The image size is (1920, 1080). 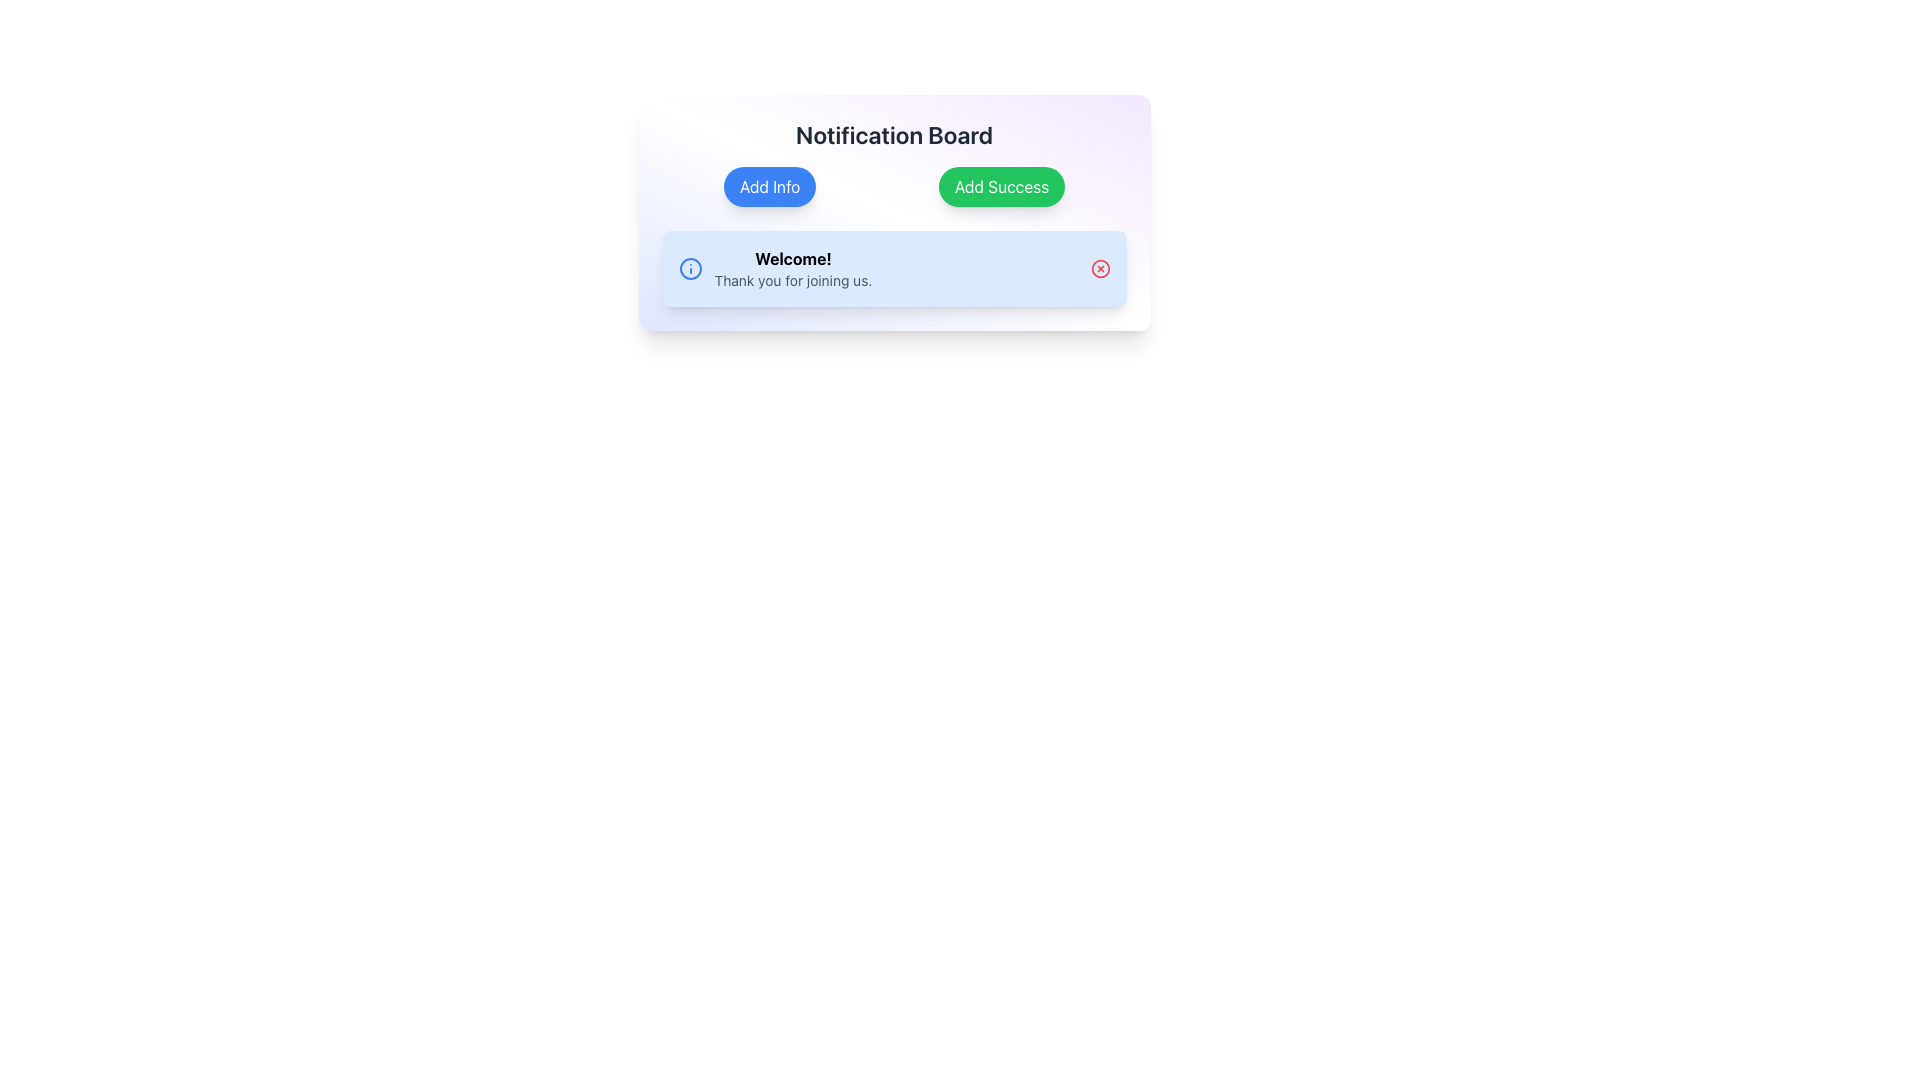 What do you see at coordinates (792, 268) in the screenshot?
I see `the static text element displaying the welcome message, which is located within the notification card, positioned to the right of a blue circular icon and before a red circular icon` at bounding box center [792, 268].